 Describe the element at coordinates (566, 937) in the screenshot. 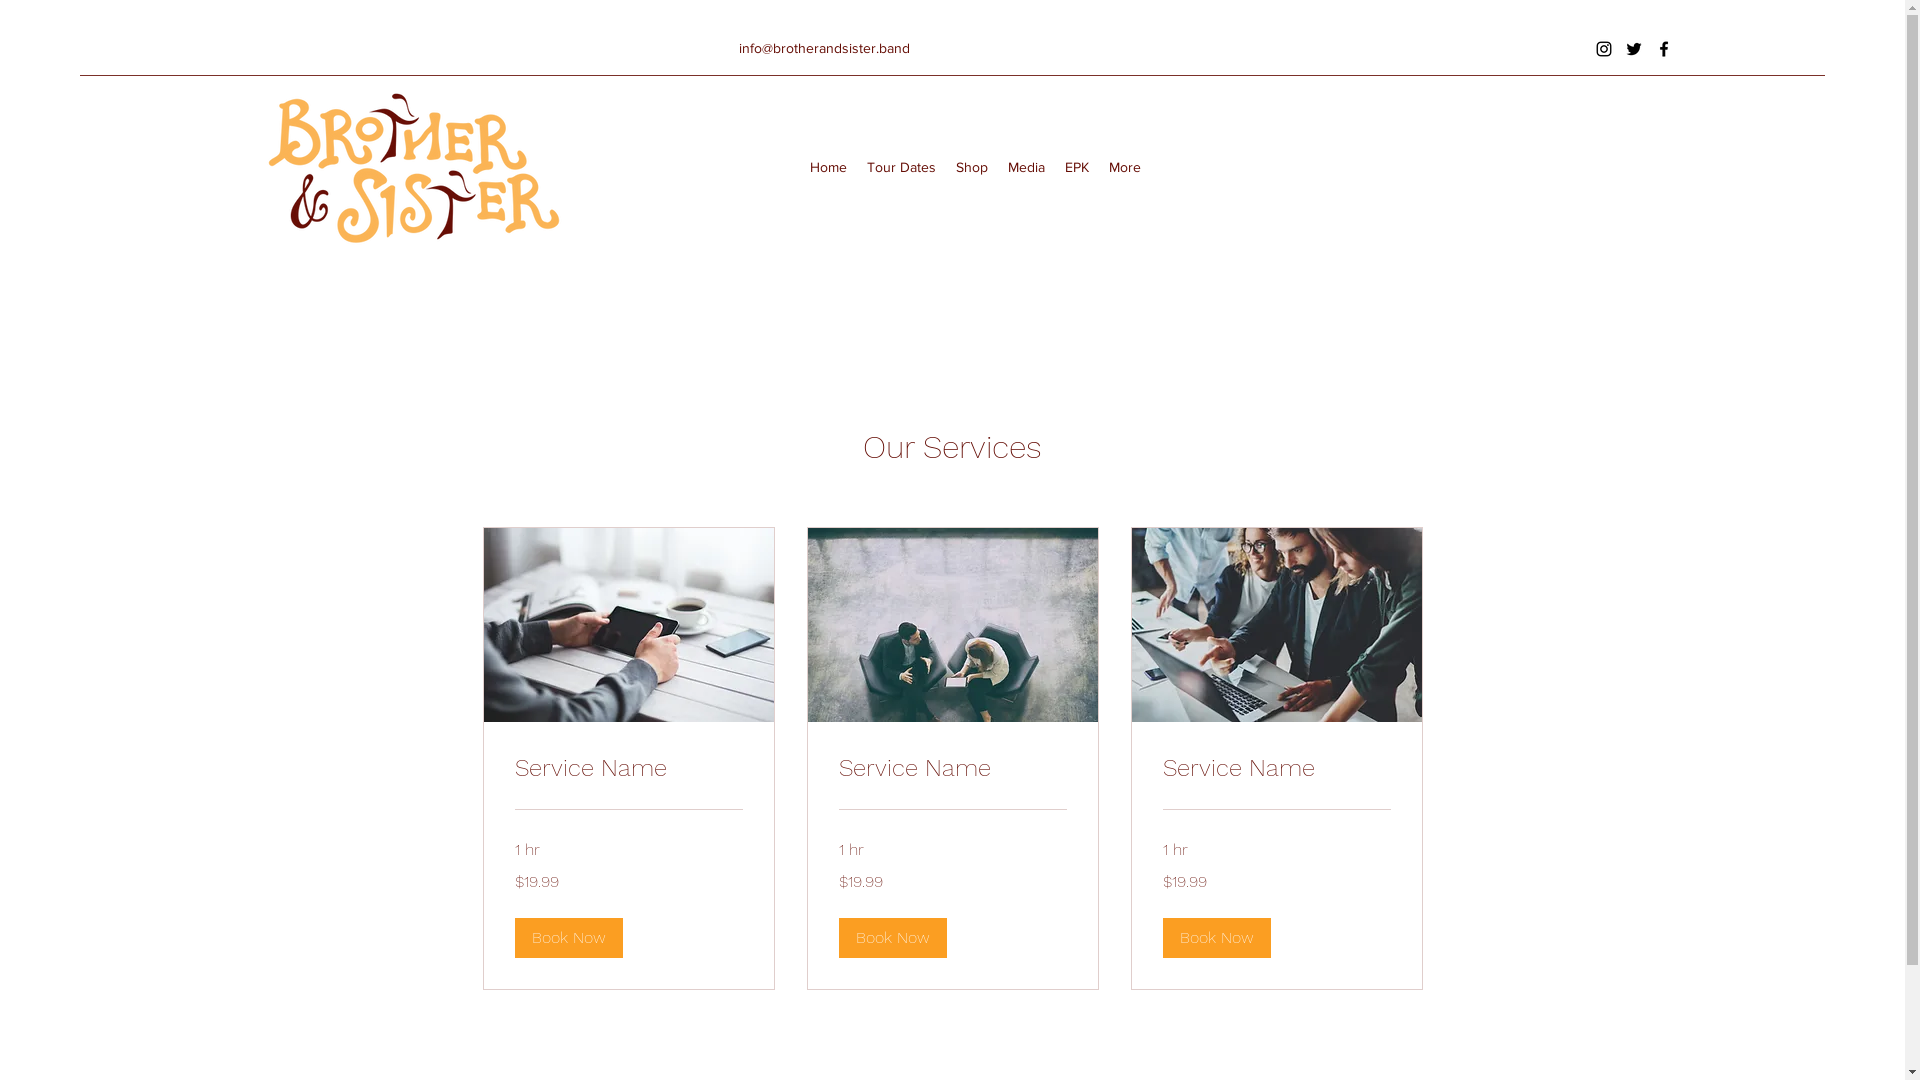

I see `'Book Now'` at that location.